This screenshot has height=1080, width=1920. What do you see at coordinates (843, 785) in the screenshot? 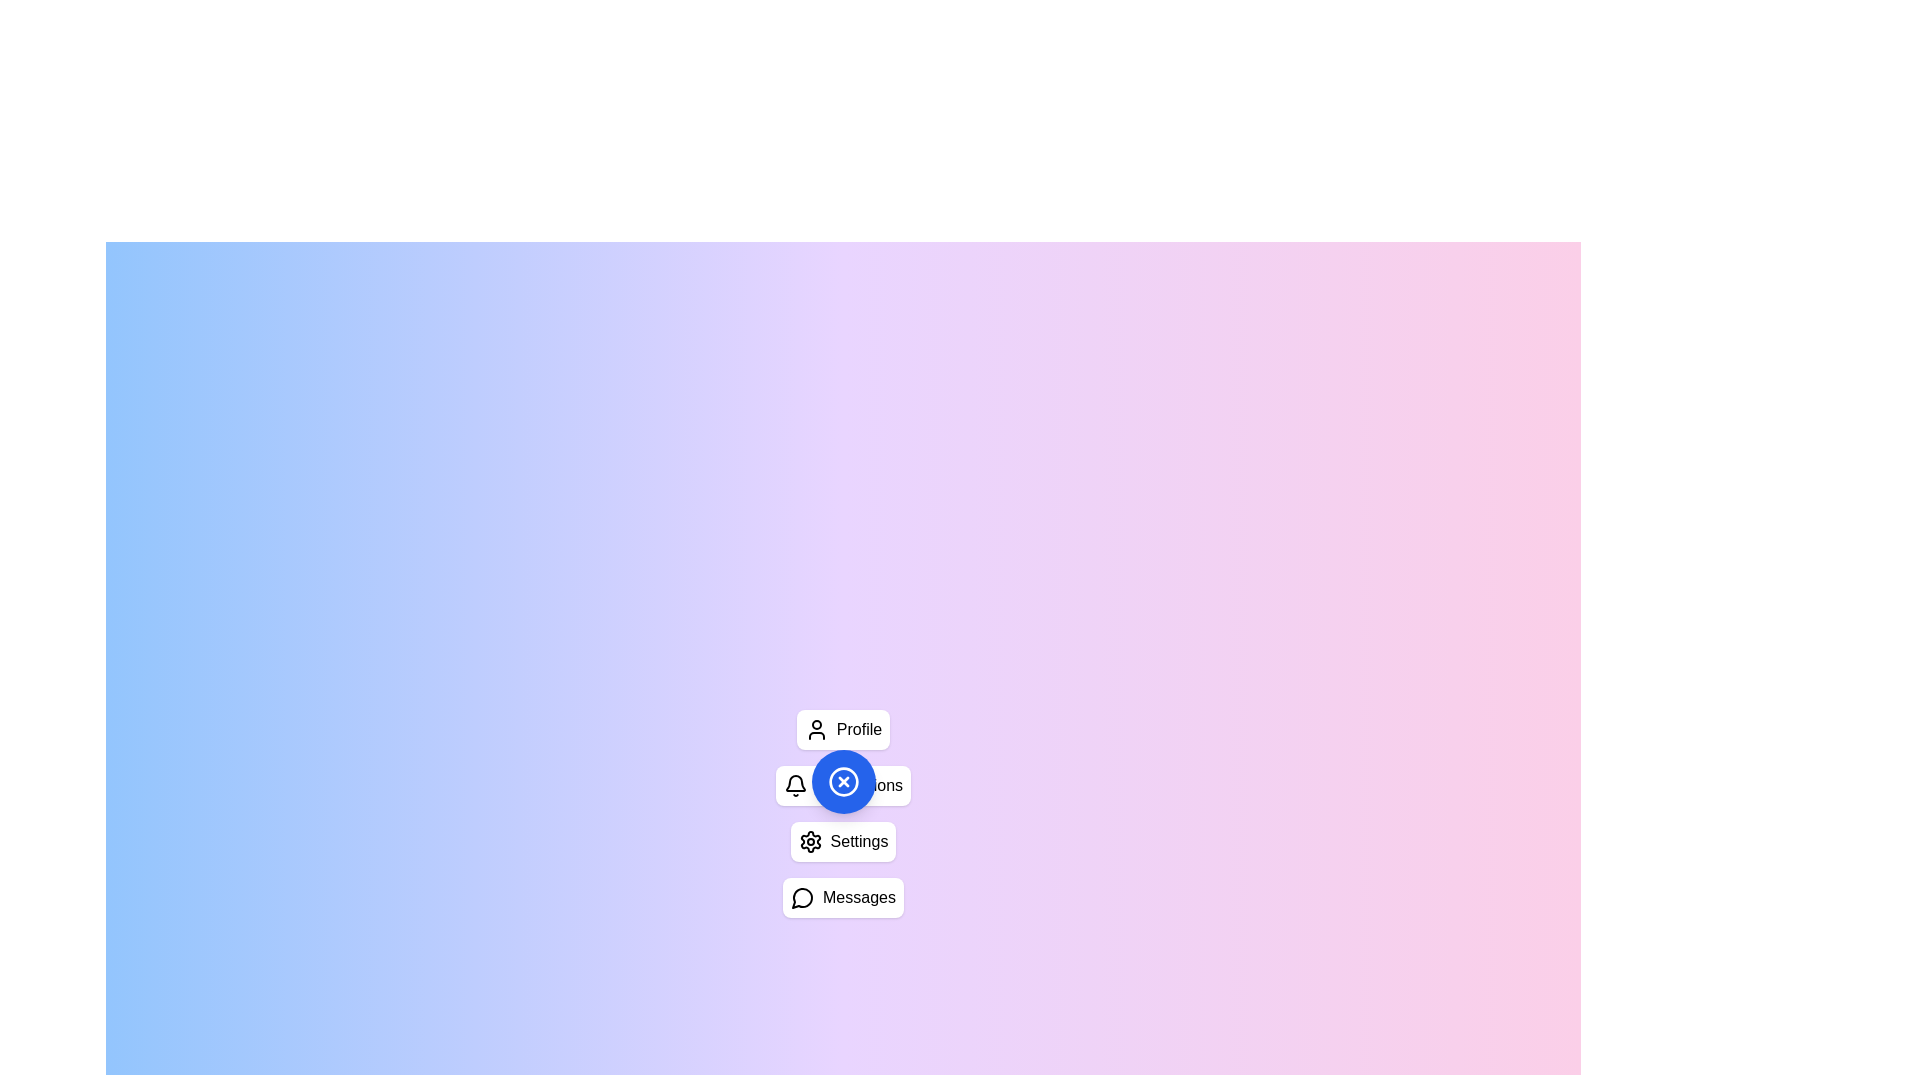
I see `the 'Notifications' button in the speed dial` at bounding box center [843, 785].